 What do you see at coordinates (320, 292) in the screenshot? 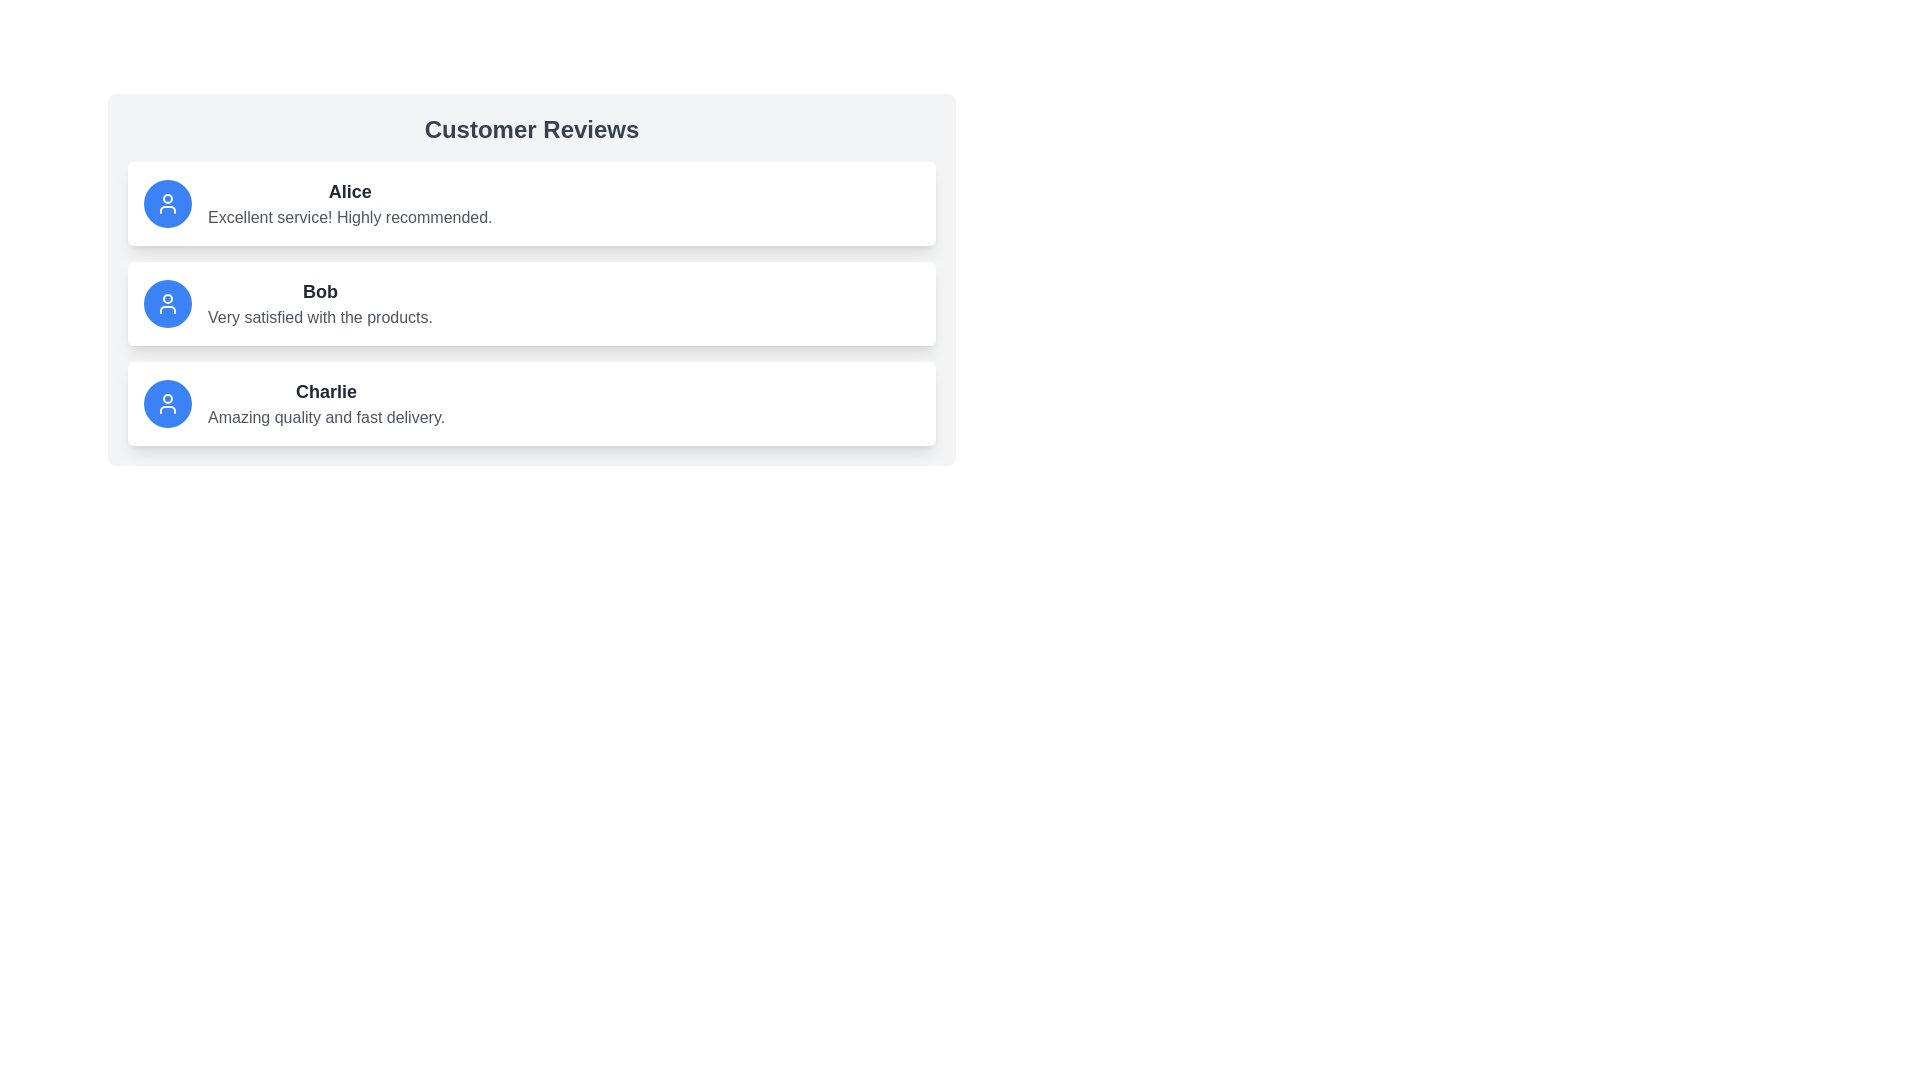
I see `the text label displaying the name 'Bob' which identifies the author of the review in the second review card under 'Customer Reviews'` at bounding box center [320, 292].